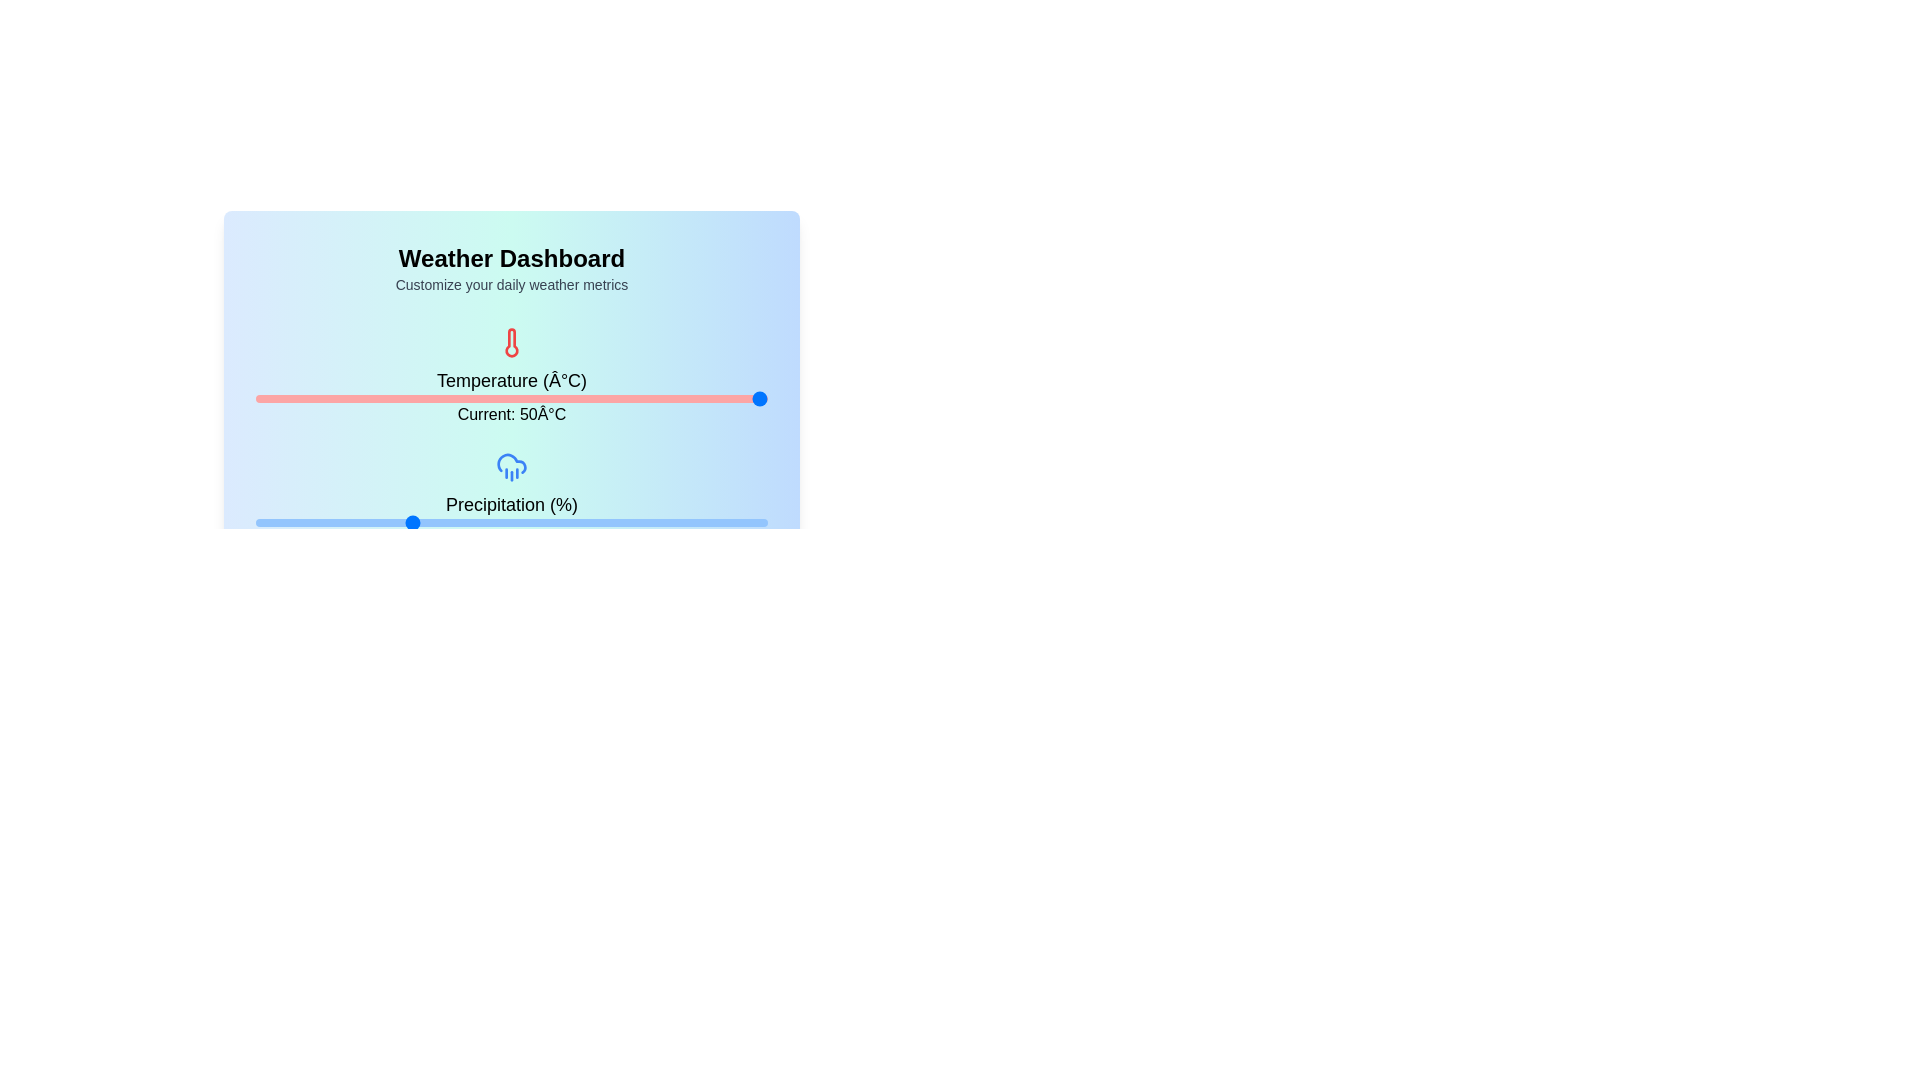 This screenshot has height=1080, width=1920. What do you see at coordinates (394, 398) in the screenshot?
I see `the temperature` at bounding box center [394, 398].